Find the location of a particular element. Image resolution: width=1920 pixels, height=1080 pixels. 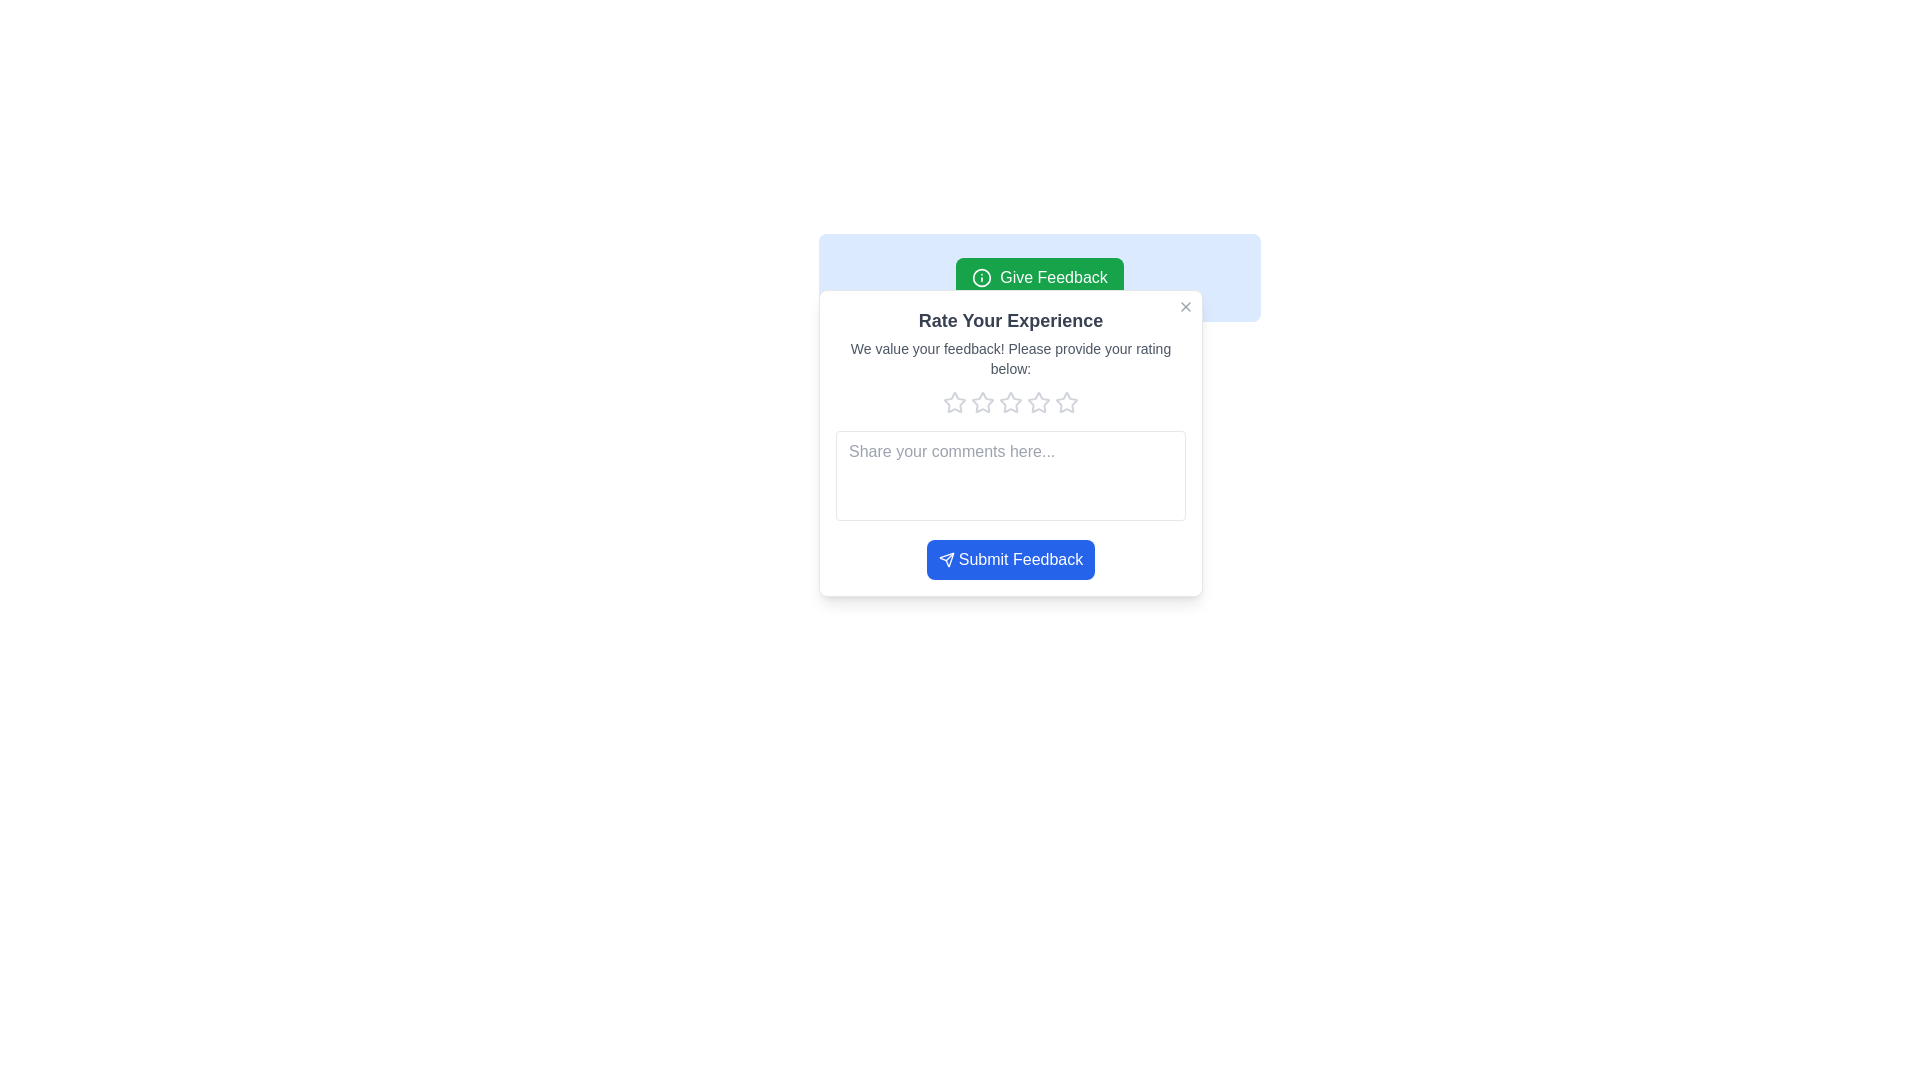

the textarea input field located centrally near the bottom of the feedback form, which is intended for users to write comments or additional feedback is located at coordinates (1011, 475).